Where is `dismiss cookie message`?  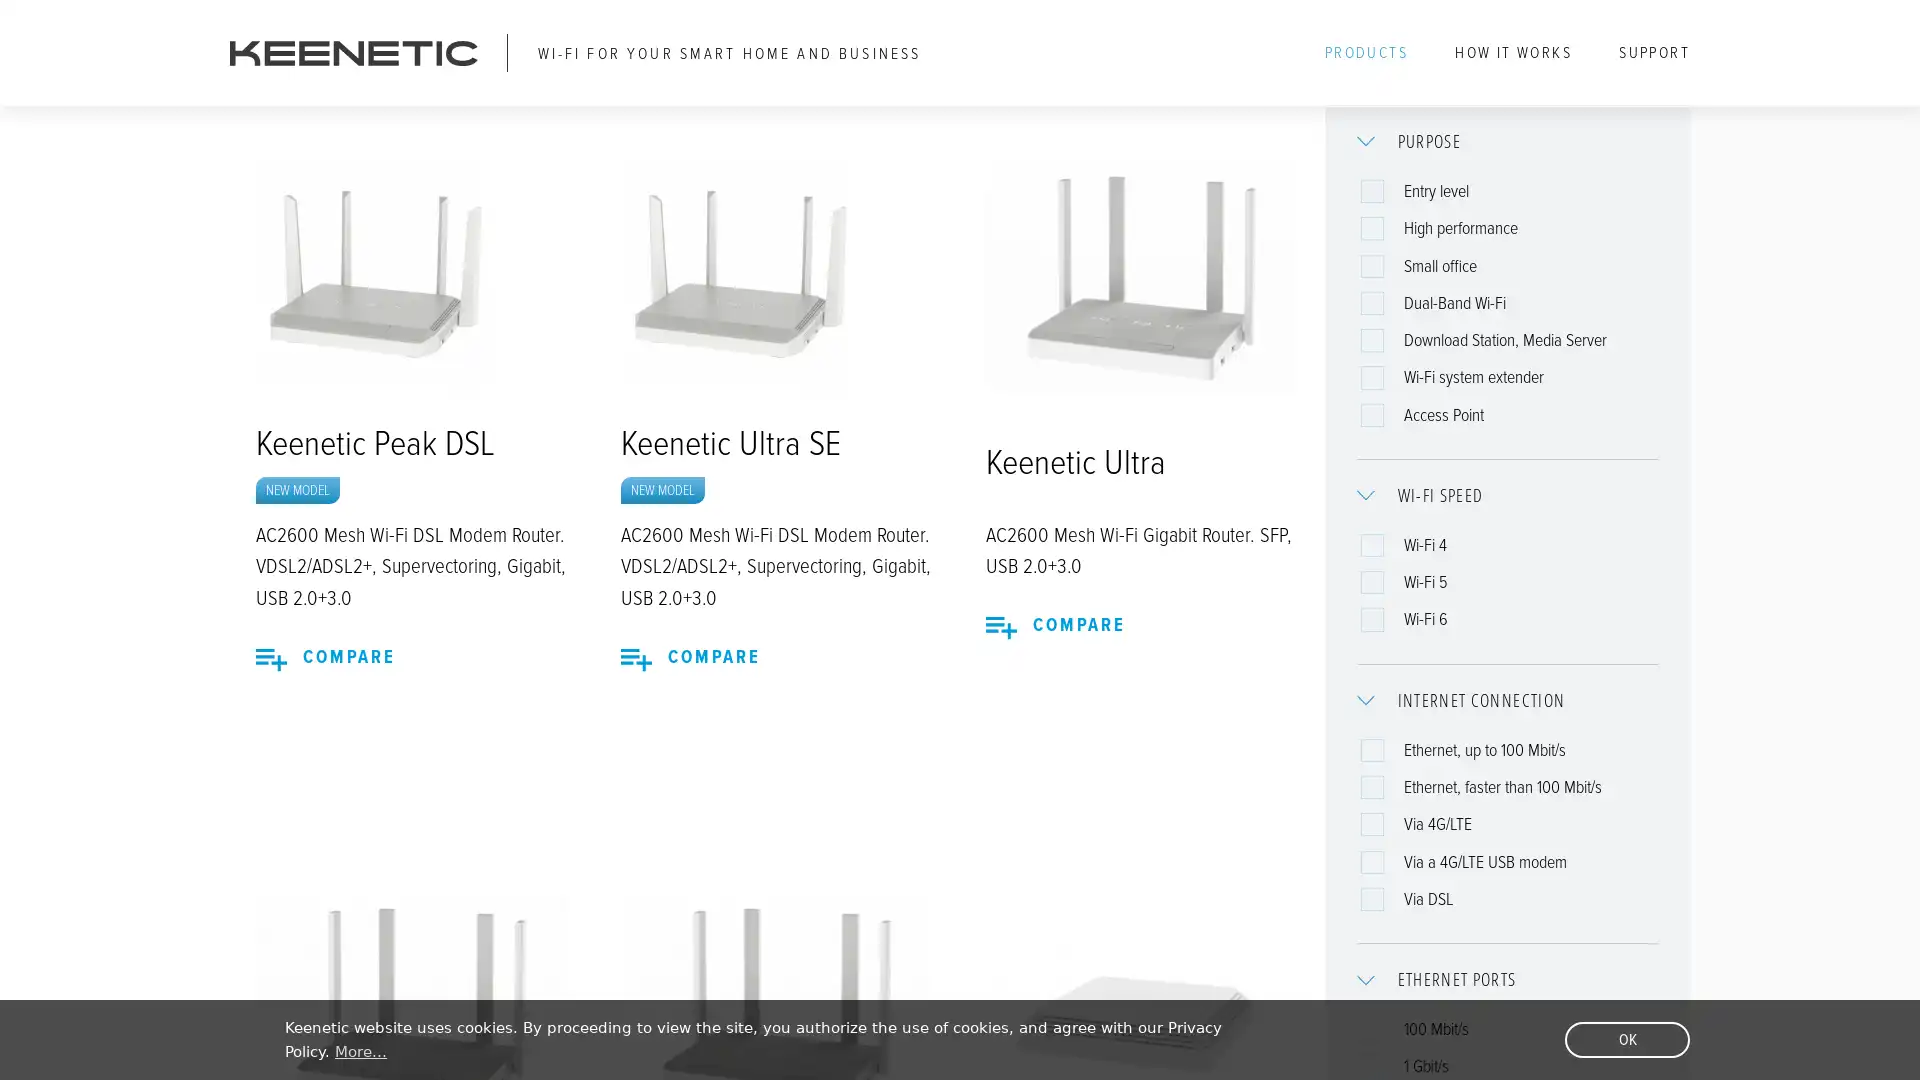
dismiss cookie message is located at coordinates (1627, 1038).